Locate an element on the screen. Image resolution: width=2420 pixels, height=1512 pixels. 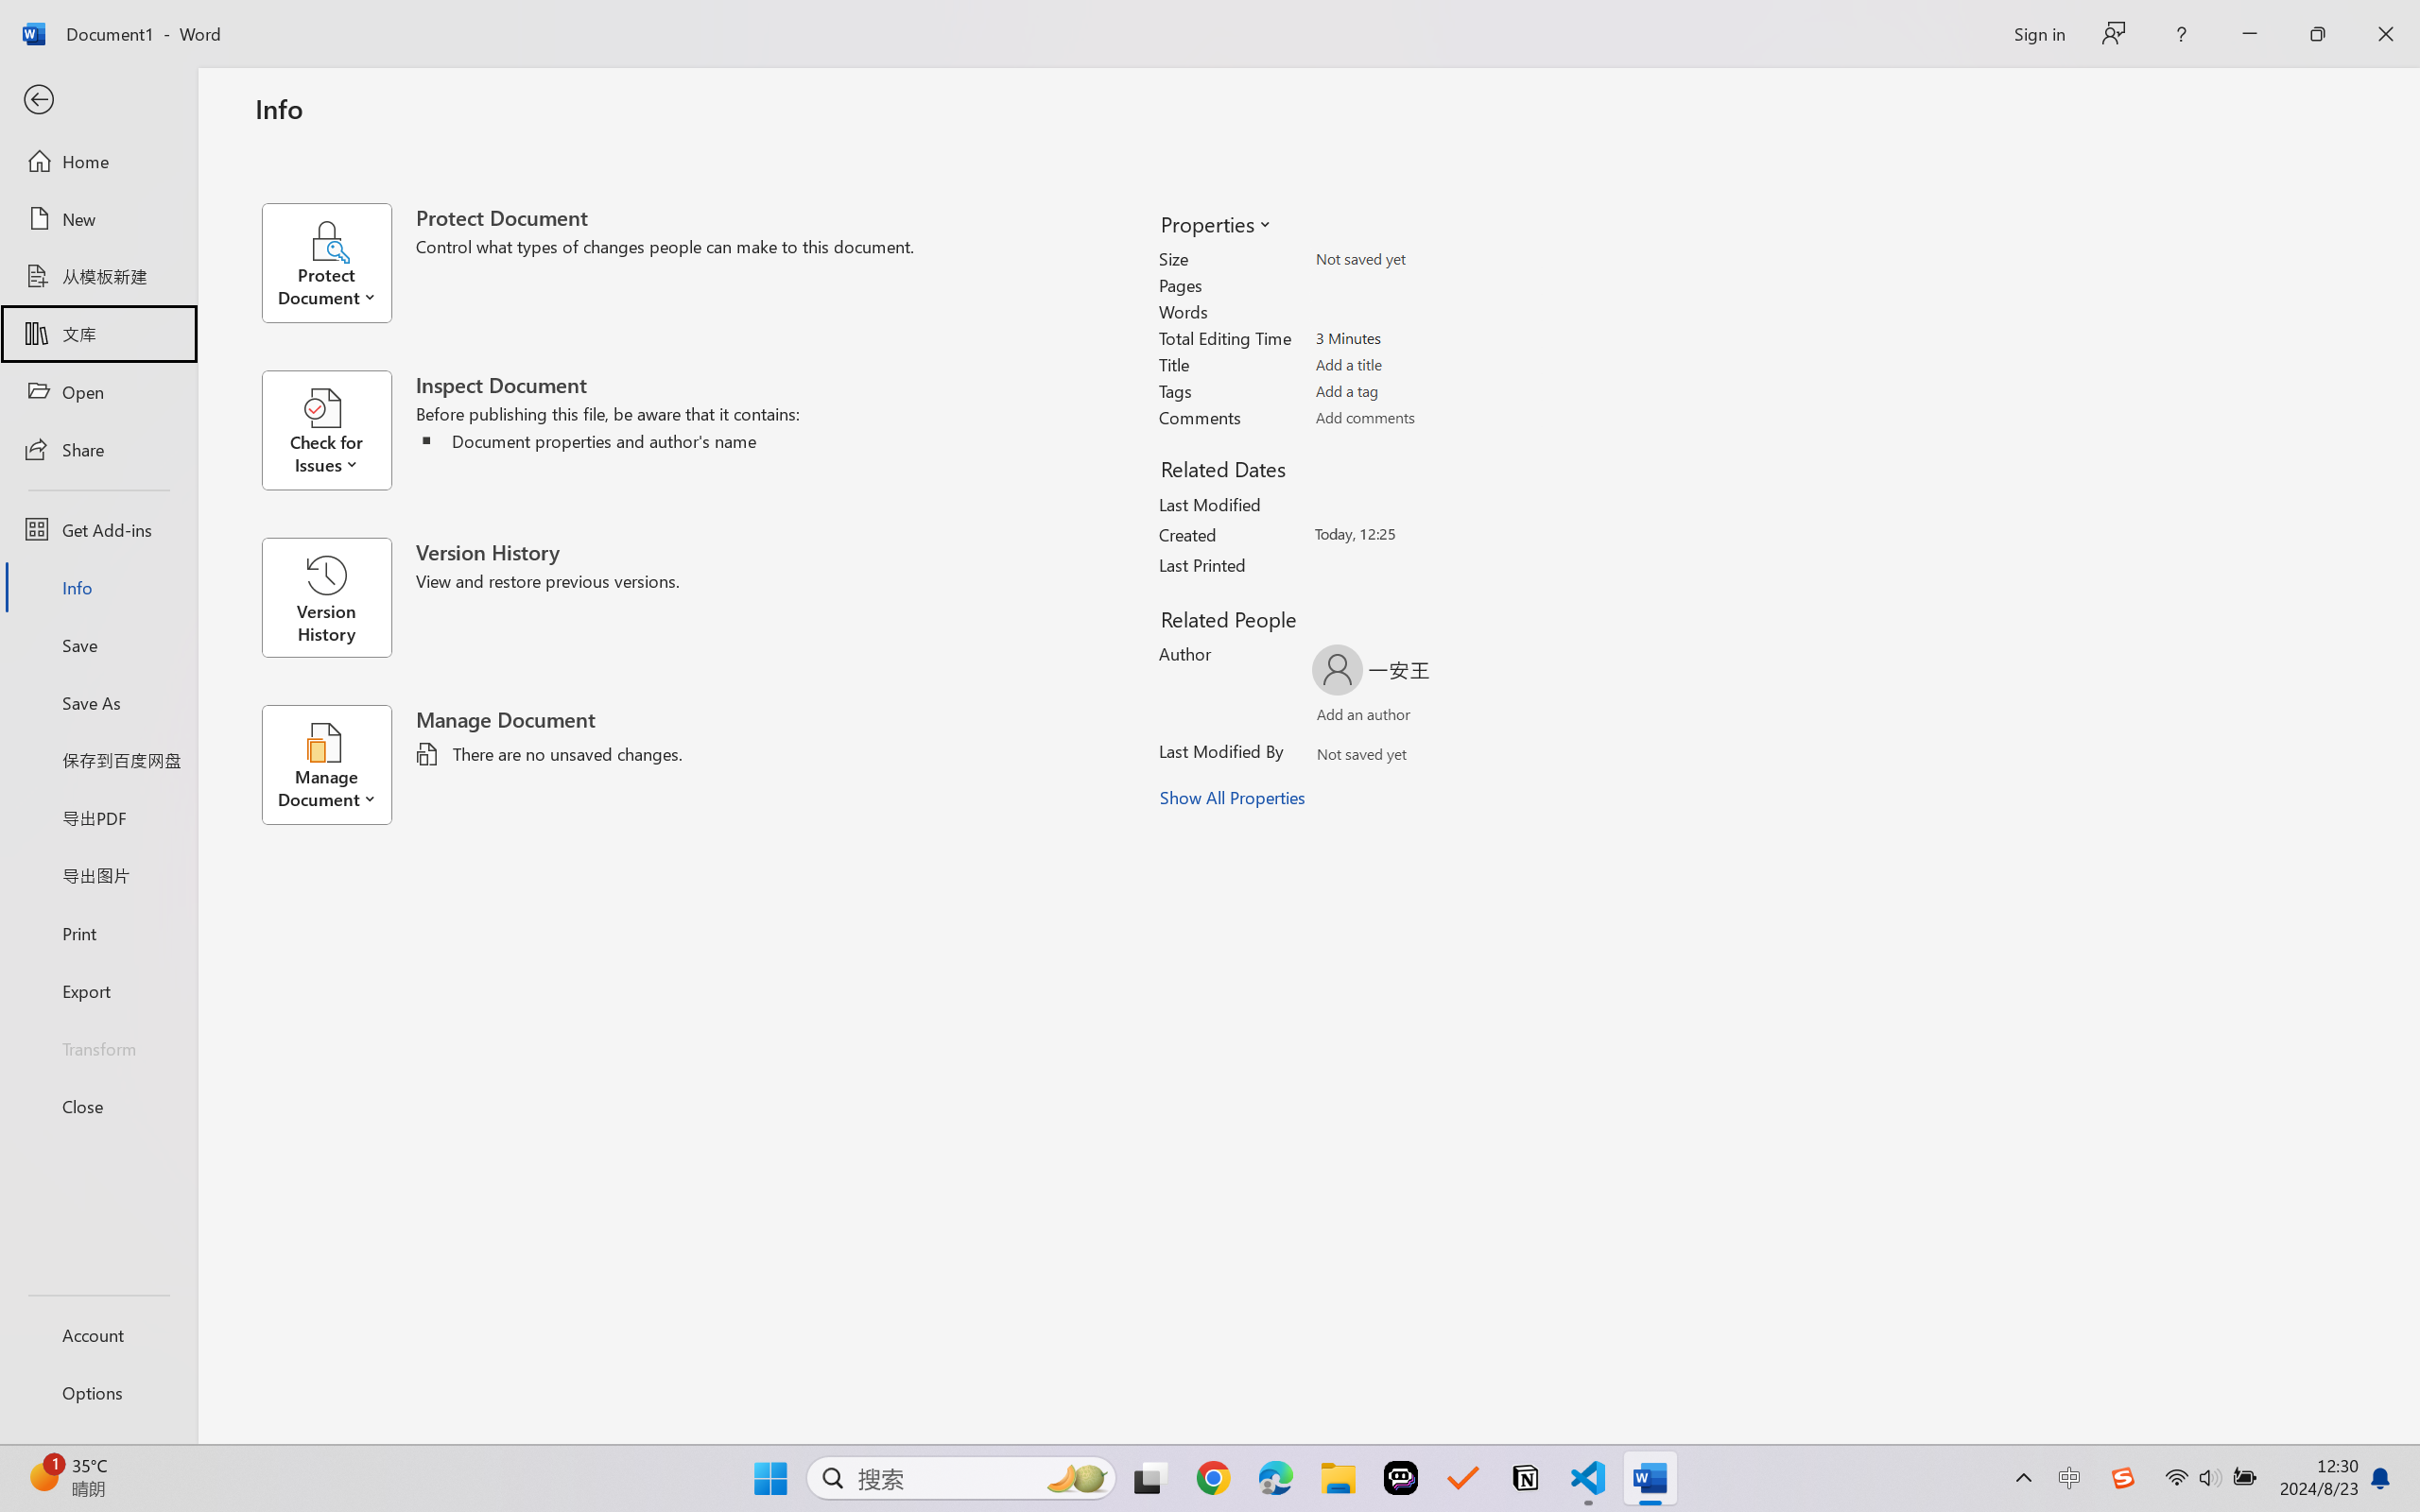
'Back' is located at coordinates (97, 100).